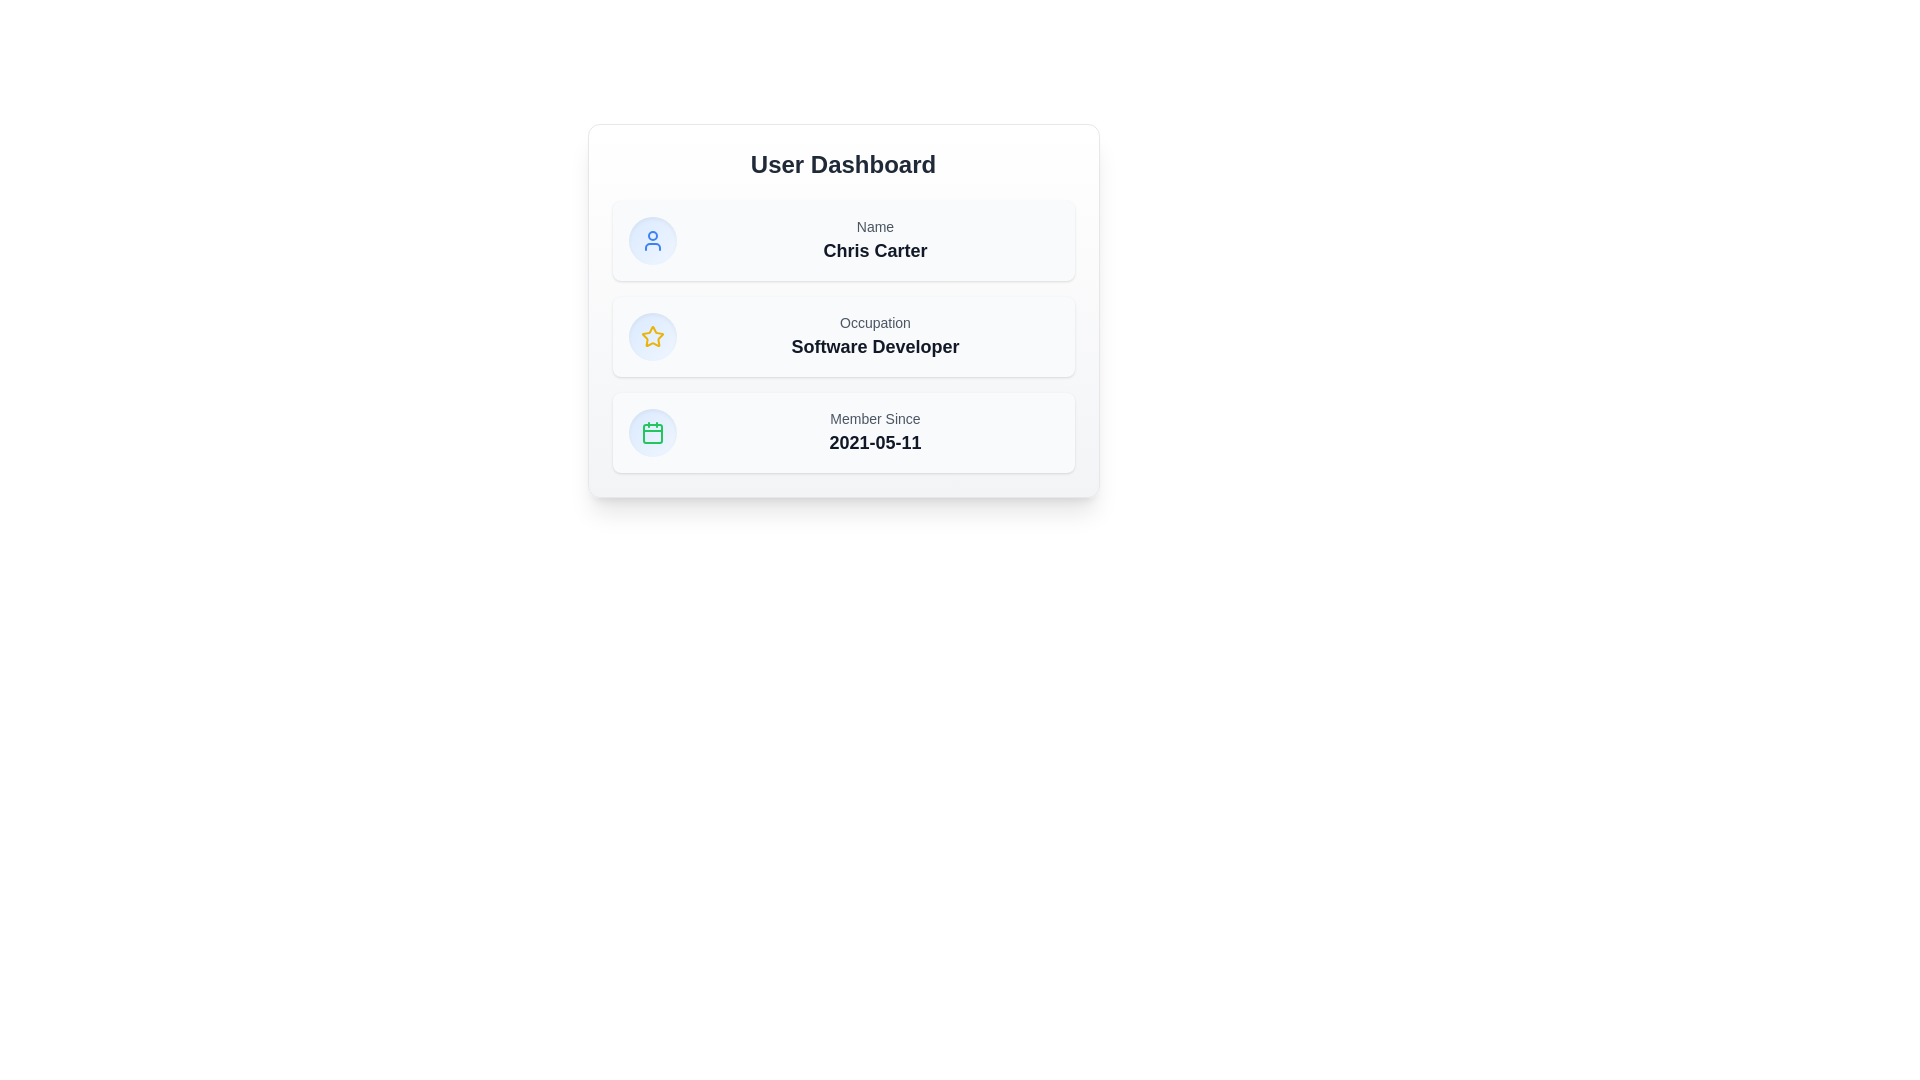  Describe the element at coordinates (652, 335) in the screenshot. I see `the star-shaped yellow icon located in the 'Occupation' section of the dashboard, associated with 'Software Developer.'` at that location.